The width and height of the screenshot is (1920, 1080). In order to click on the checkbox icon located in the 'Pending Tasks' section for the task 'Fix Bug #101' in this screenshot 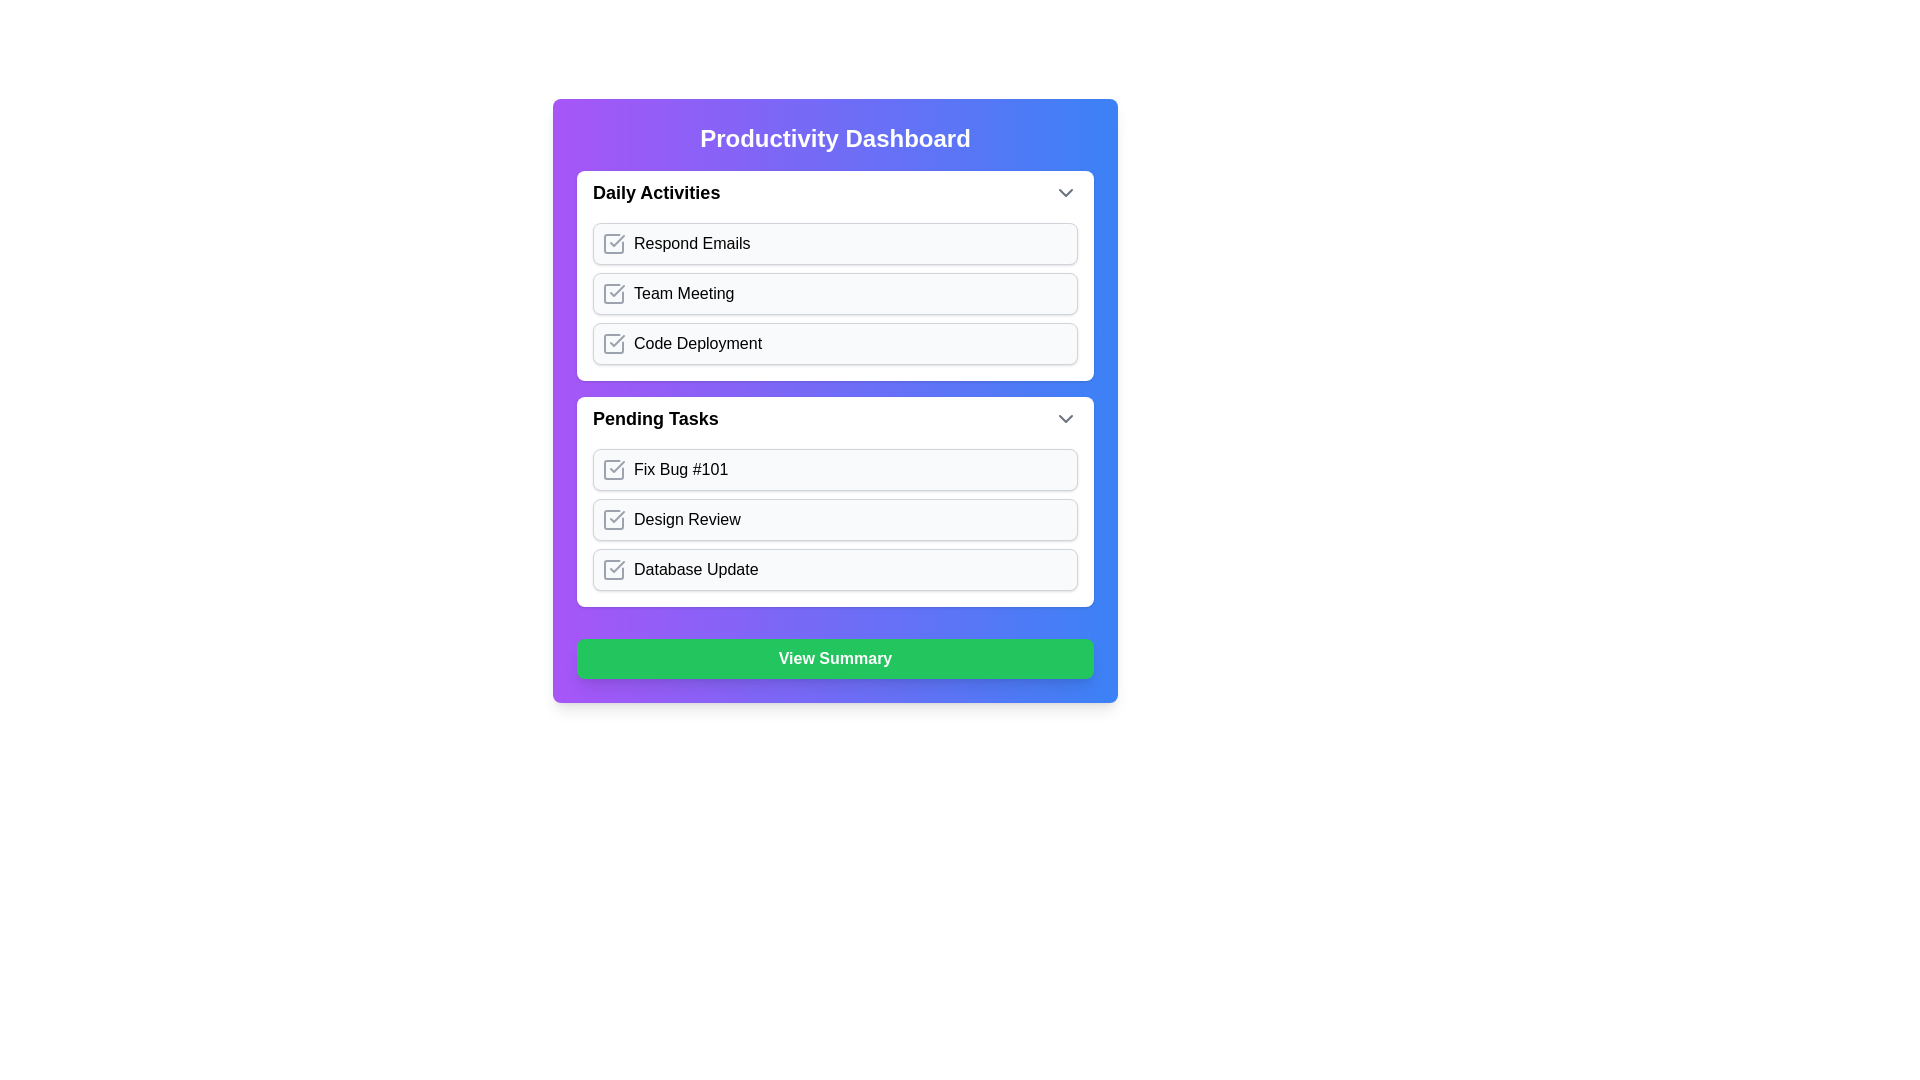, I will do `click(613, 470)`.